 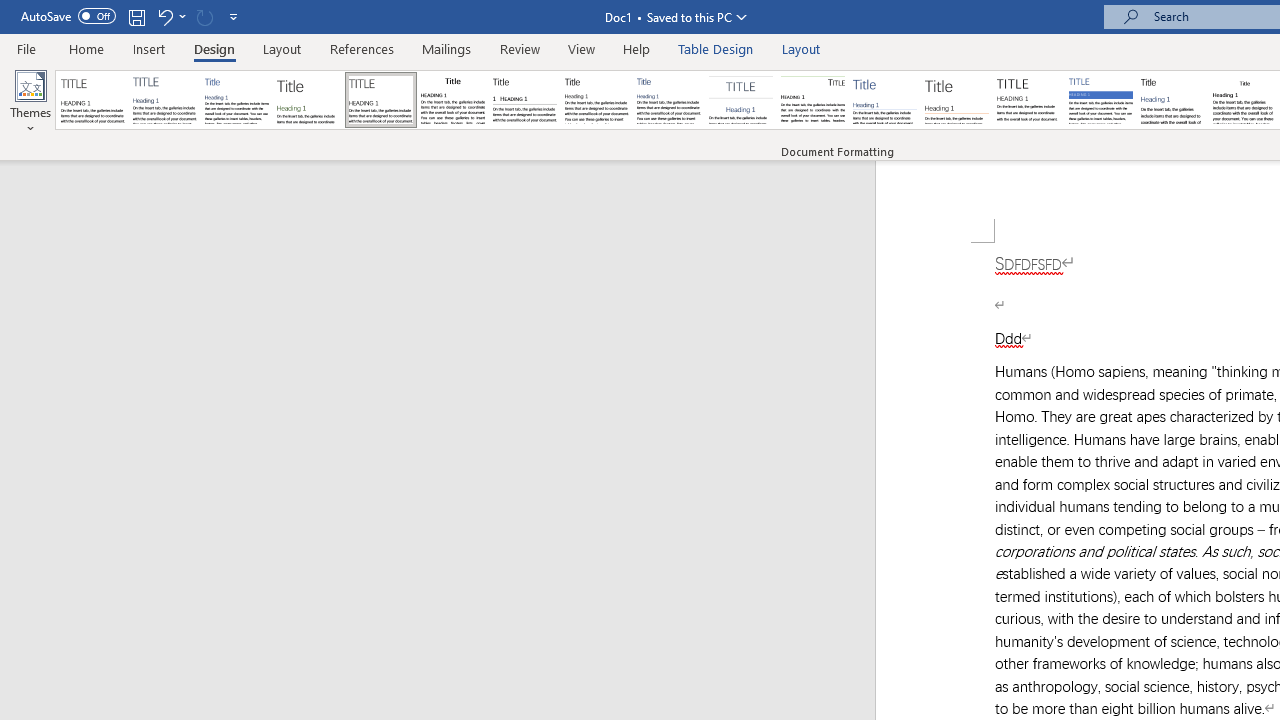 I want to click on 'System', so click(x=10, y=11).